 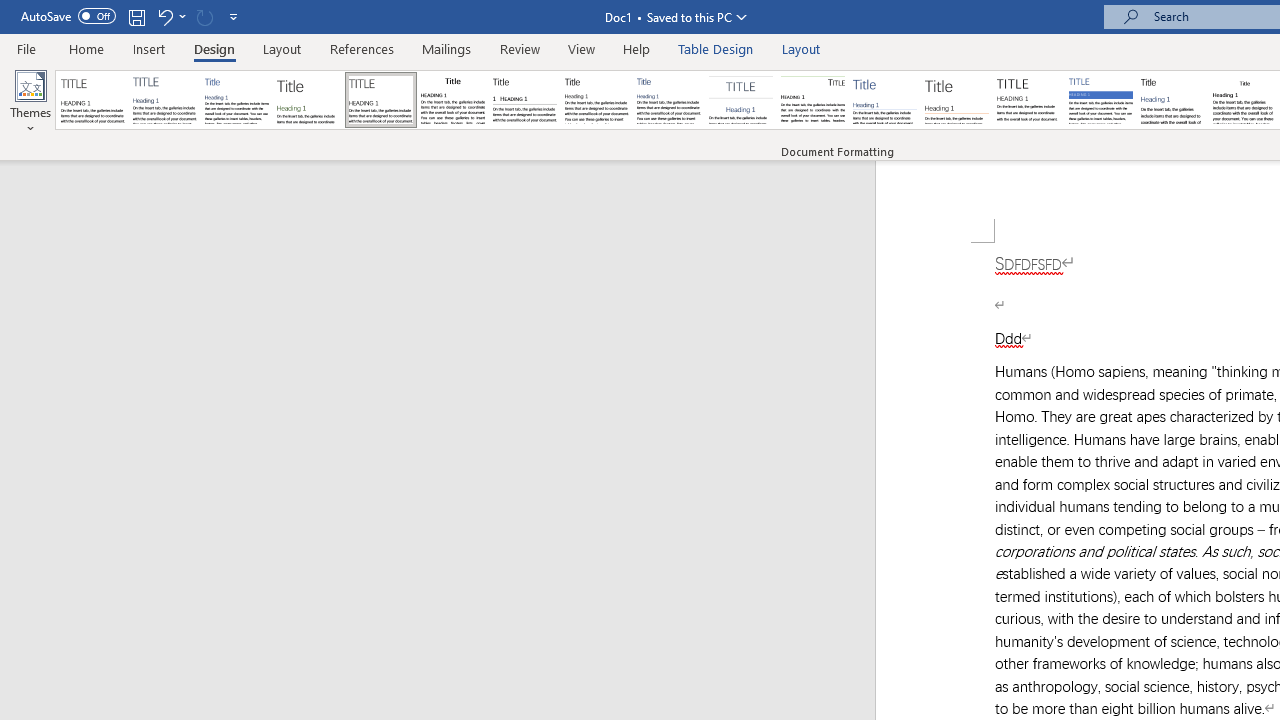 I want to click on 'System', so click(x=10, y=11).